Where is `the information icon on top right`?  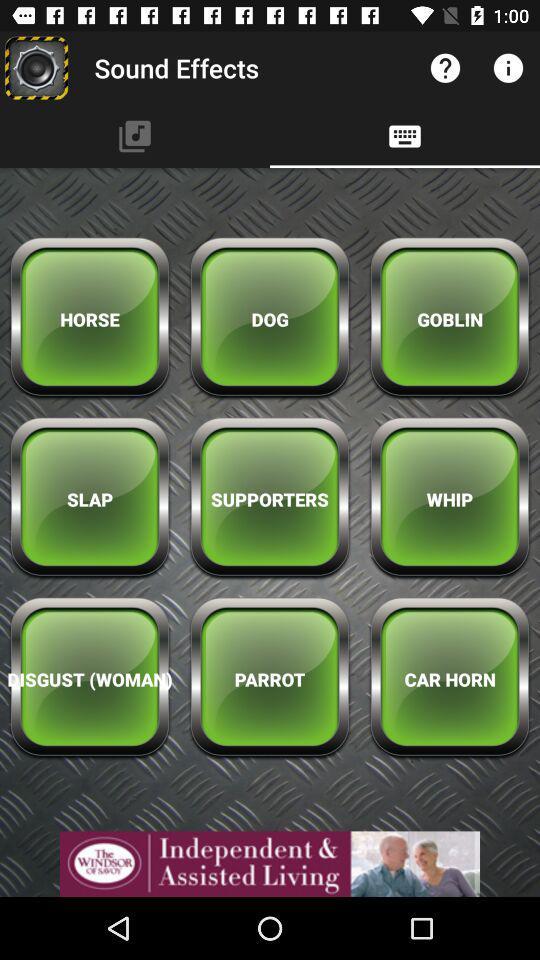 the information icon on top right is located at coordinates (508, 68).